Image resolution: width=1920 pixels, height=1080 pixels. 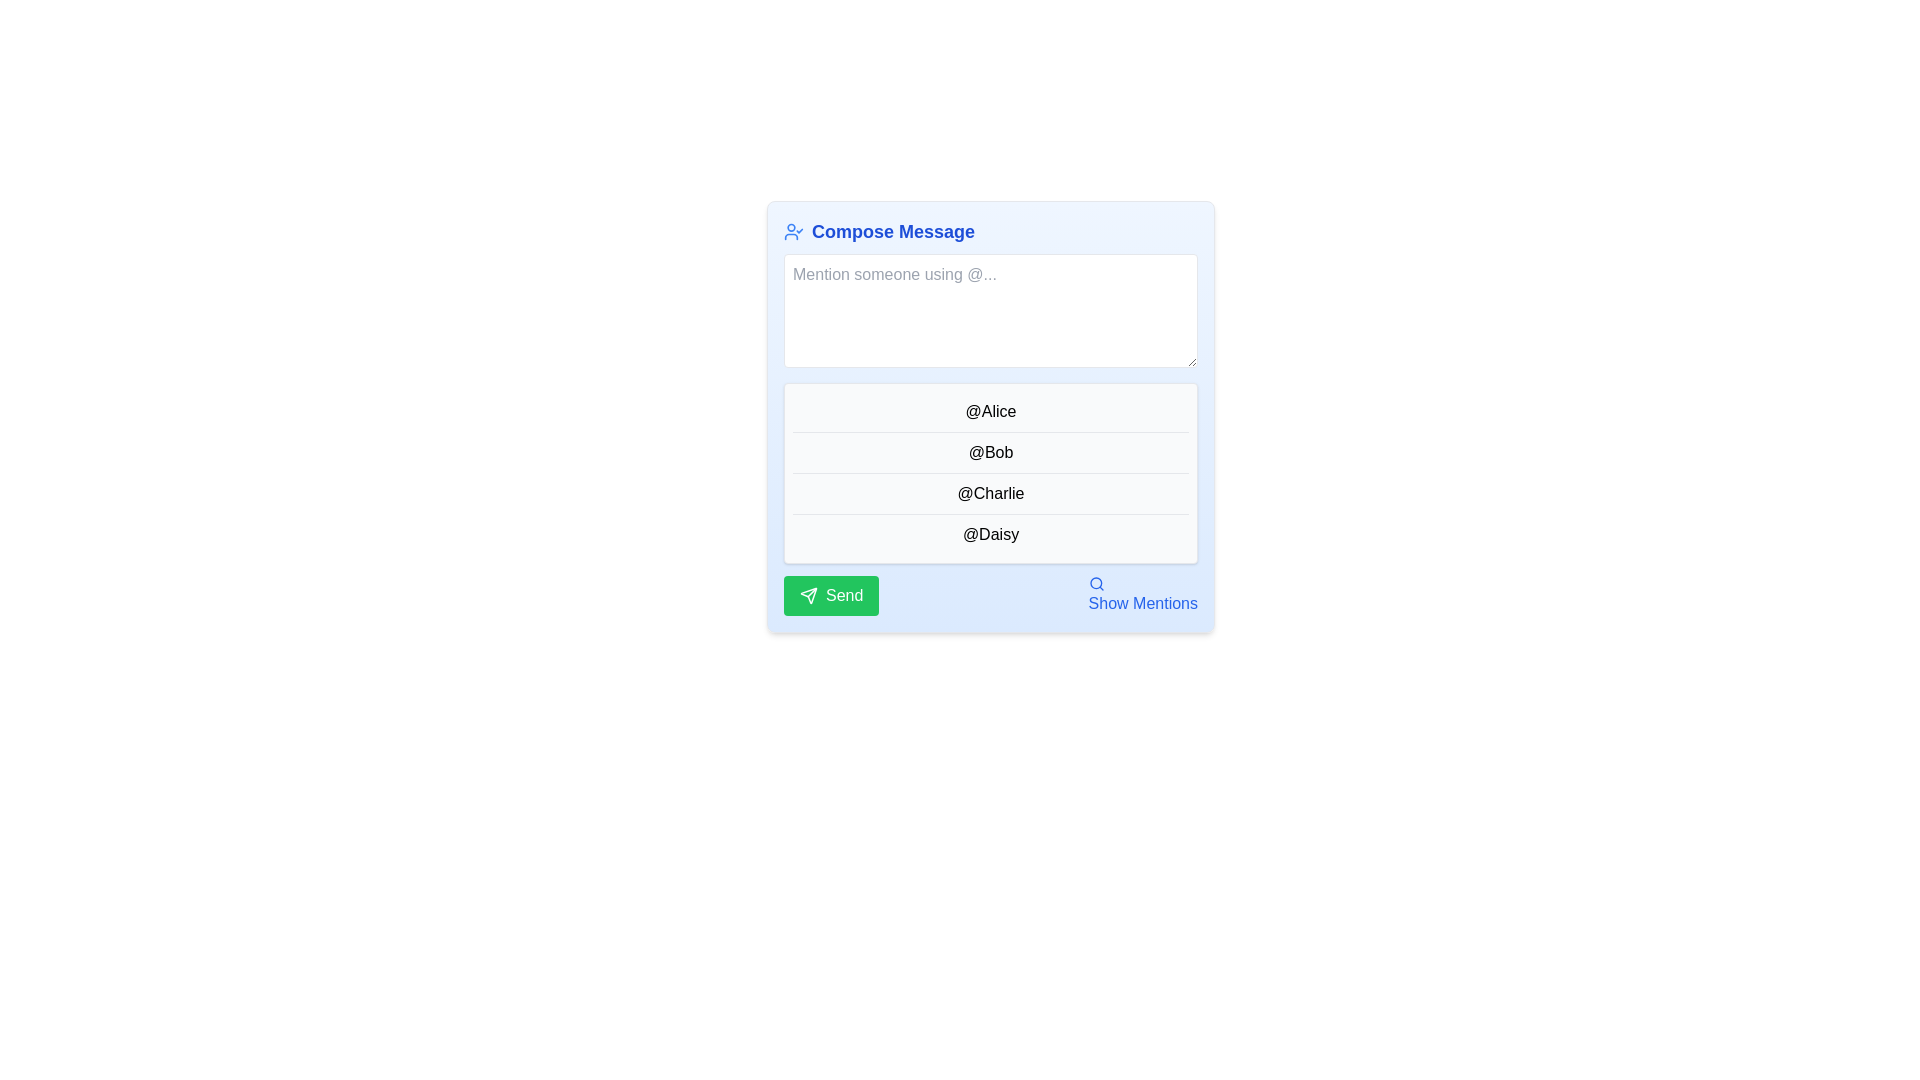 What do you see at coordinates (1094, 583) in the screenshot?
I see `the Circle SVG element of the magnifying glass icon` at bounding box center [1094, 583].